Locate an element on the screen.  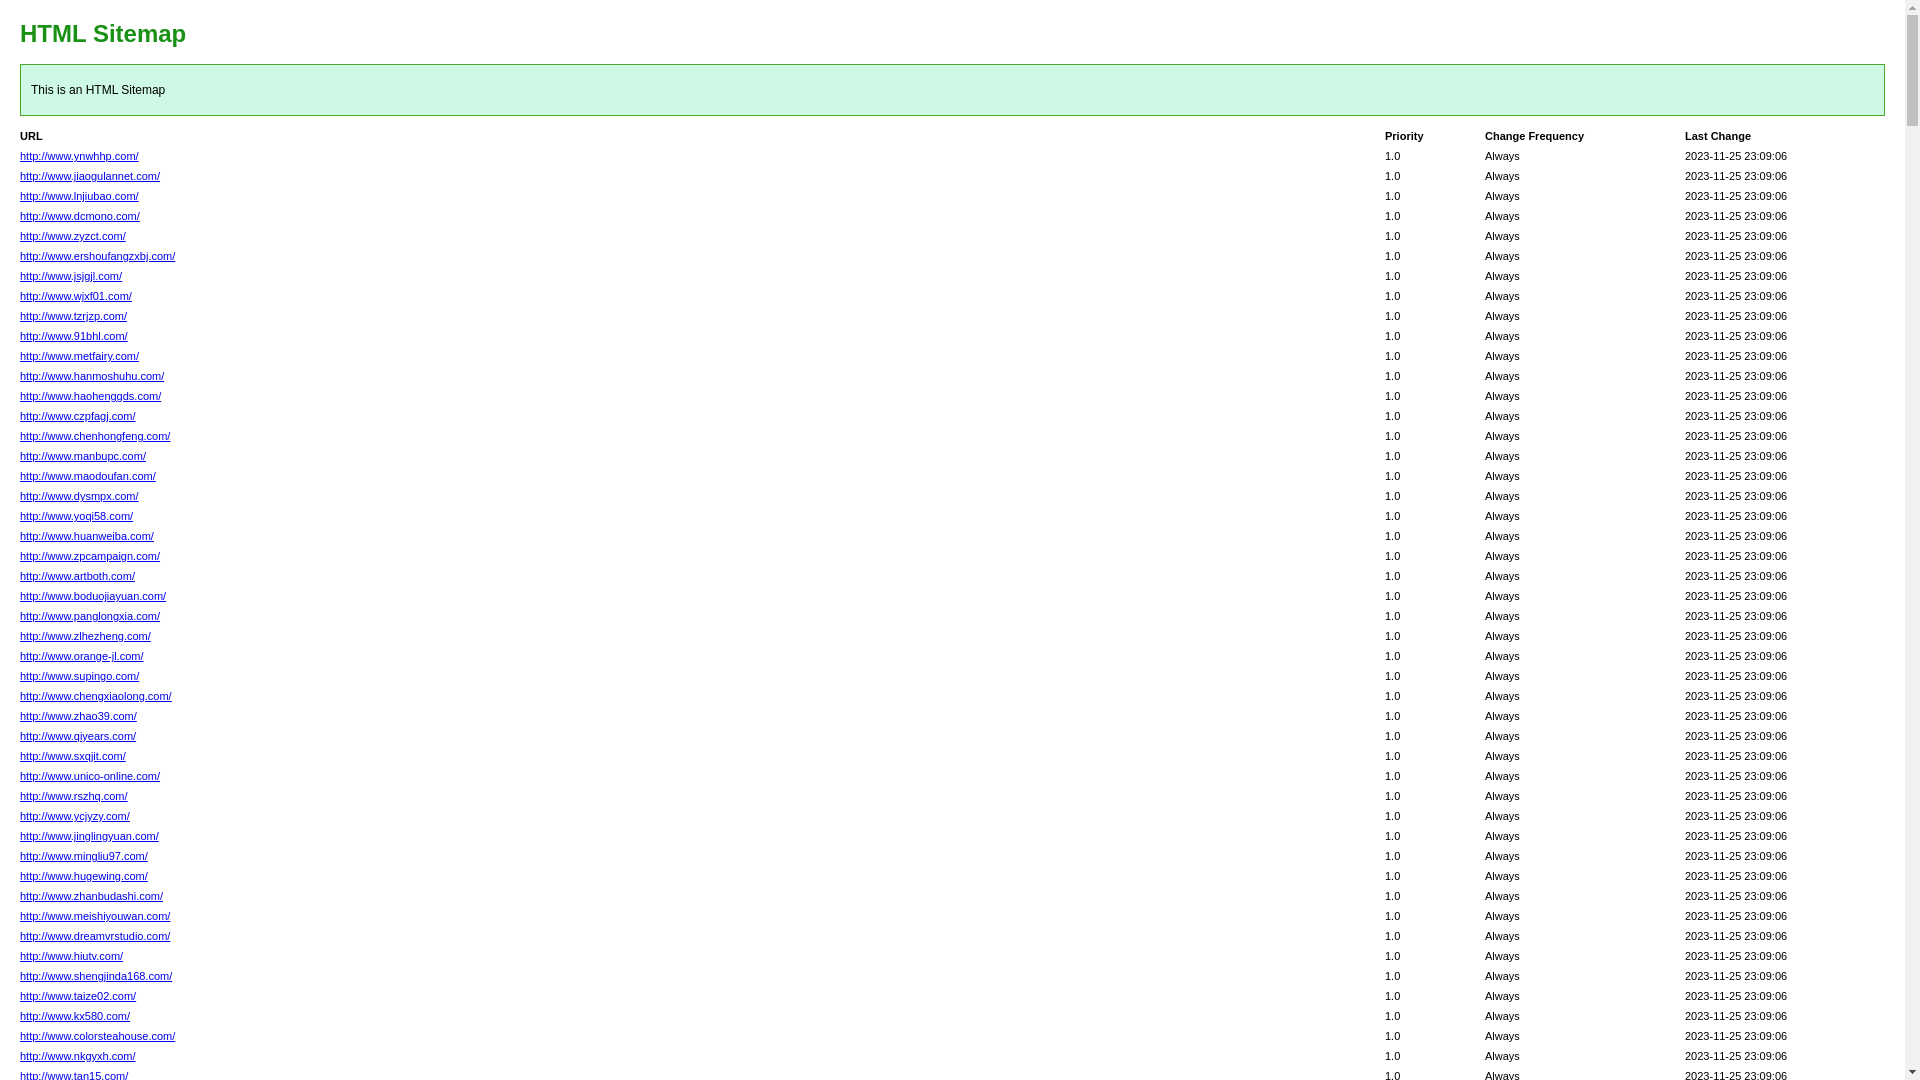
'http://www.zyzct.com/' is located at coordinates (19, 234).